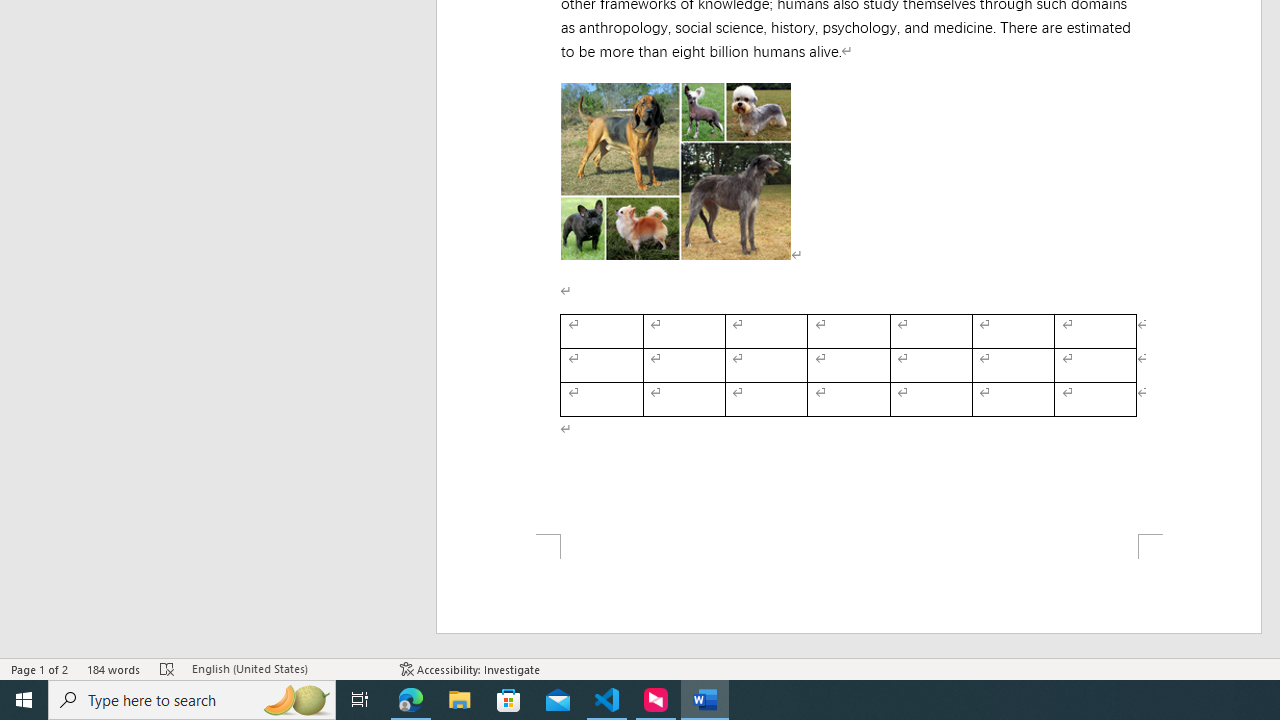  What do you see at coordinates (168, 669) in the screenshot?
I see `'Spelling and Grammar Check Errors'` at bounding box center [168, 669].